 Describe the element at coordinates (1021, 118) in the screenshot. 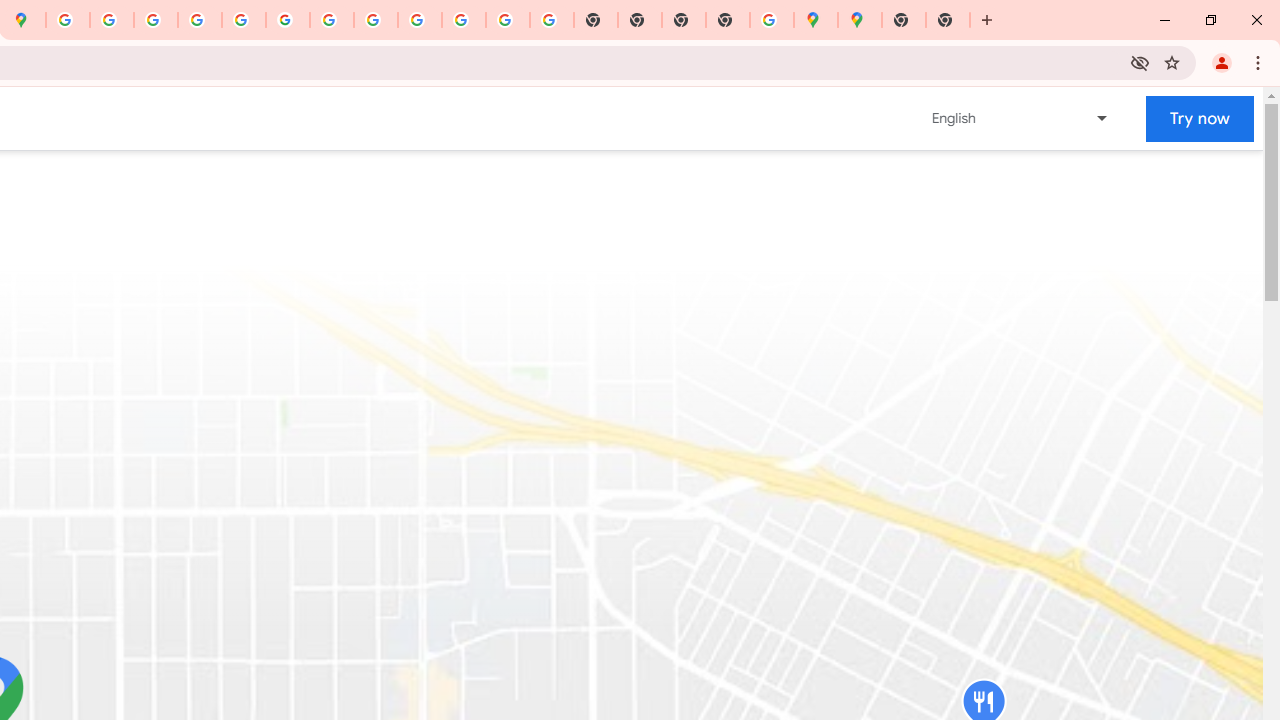

I see `'Change language or region'` at that location.